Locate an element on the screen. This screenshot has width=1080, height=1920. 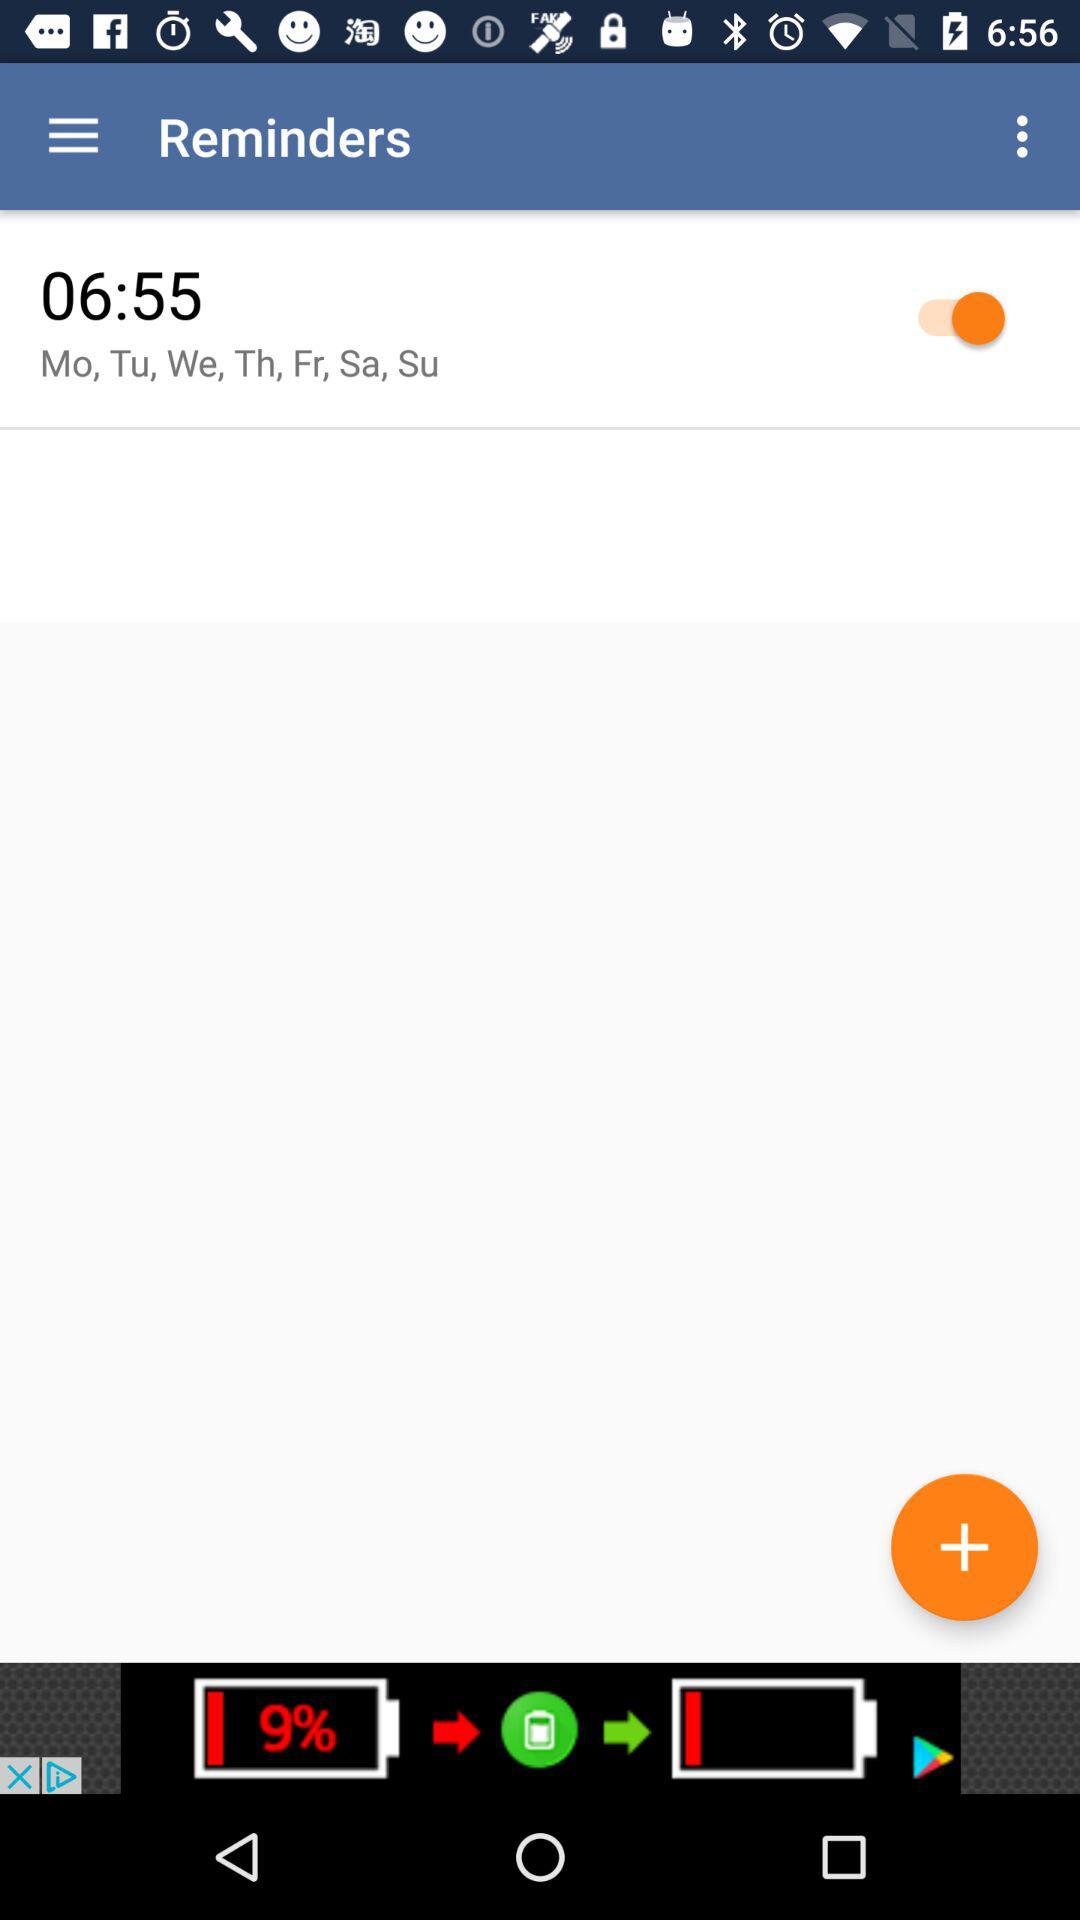
notifications is located at coordinates (540, 1727).